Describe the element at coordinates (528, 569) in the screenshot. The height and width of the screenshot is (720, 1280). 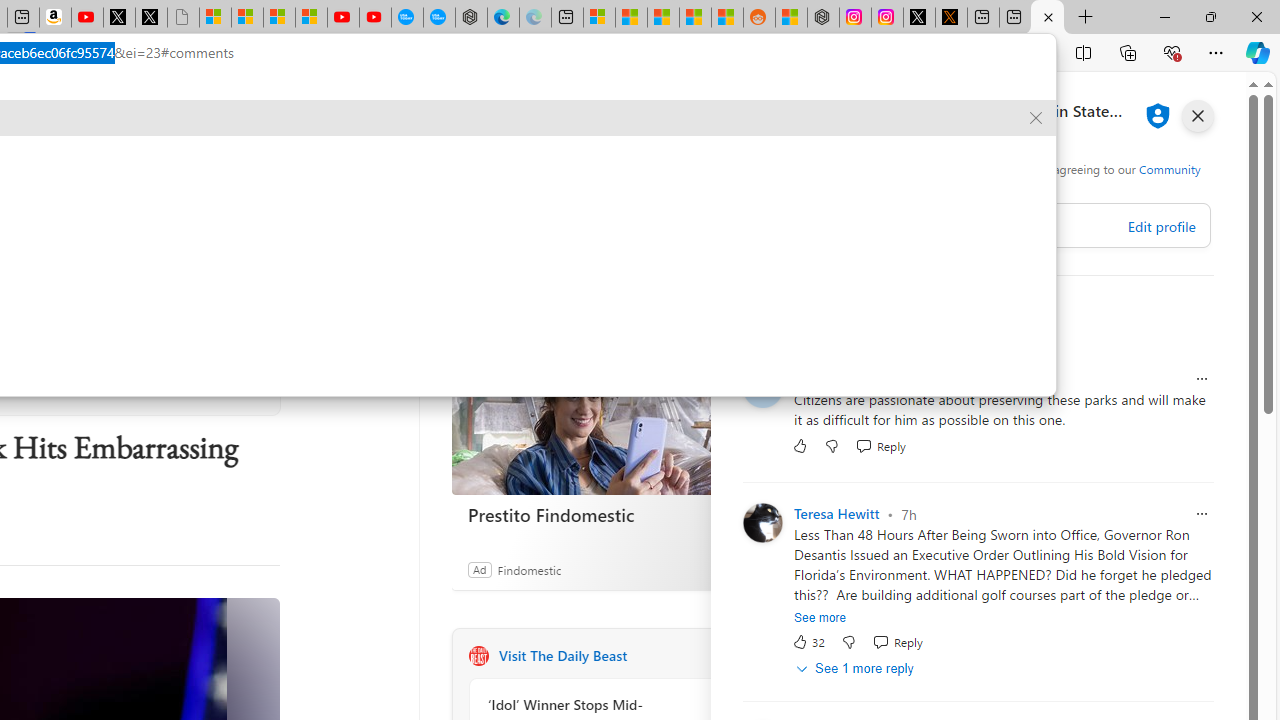
I see `'Findomestic'` at that location.